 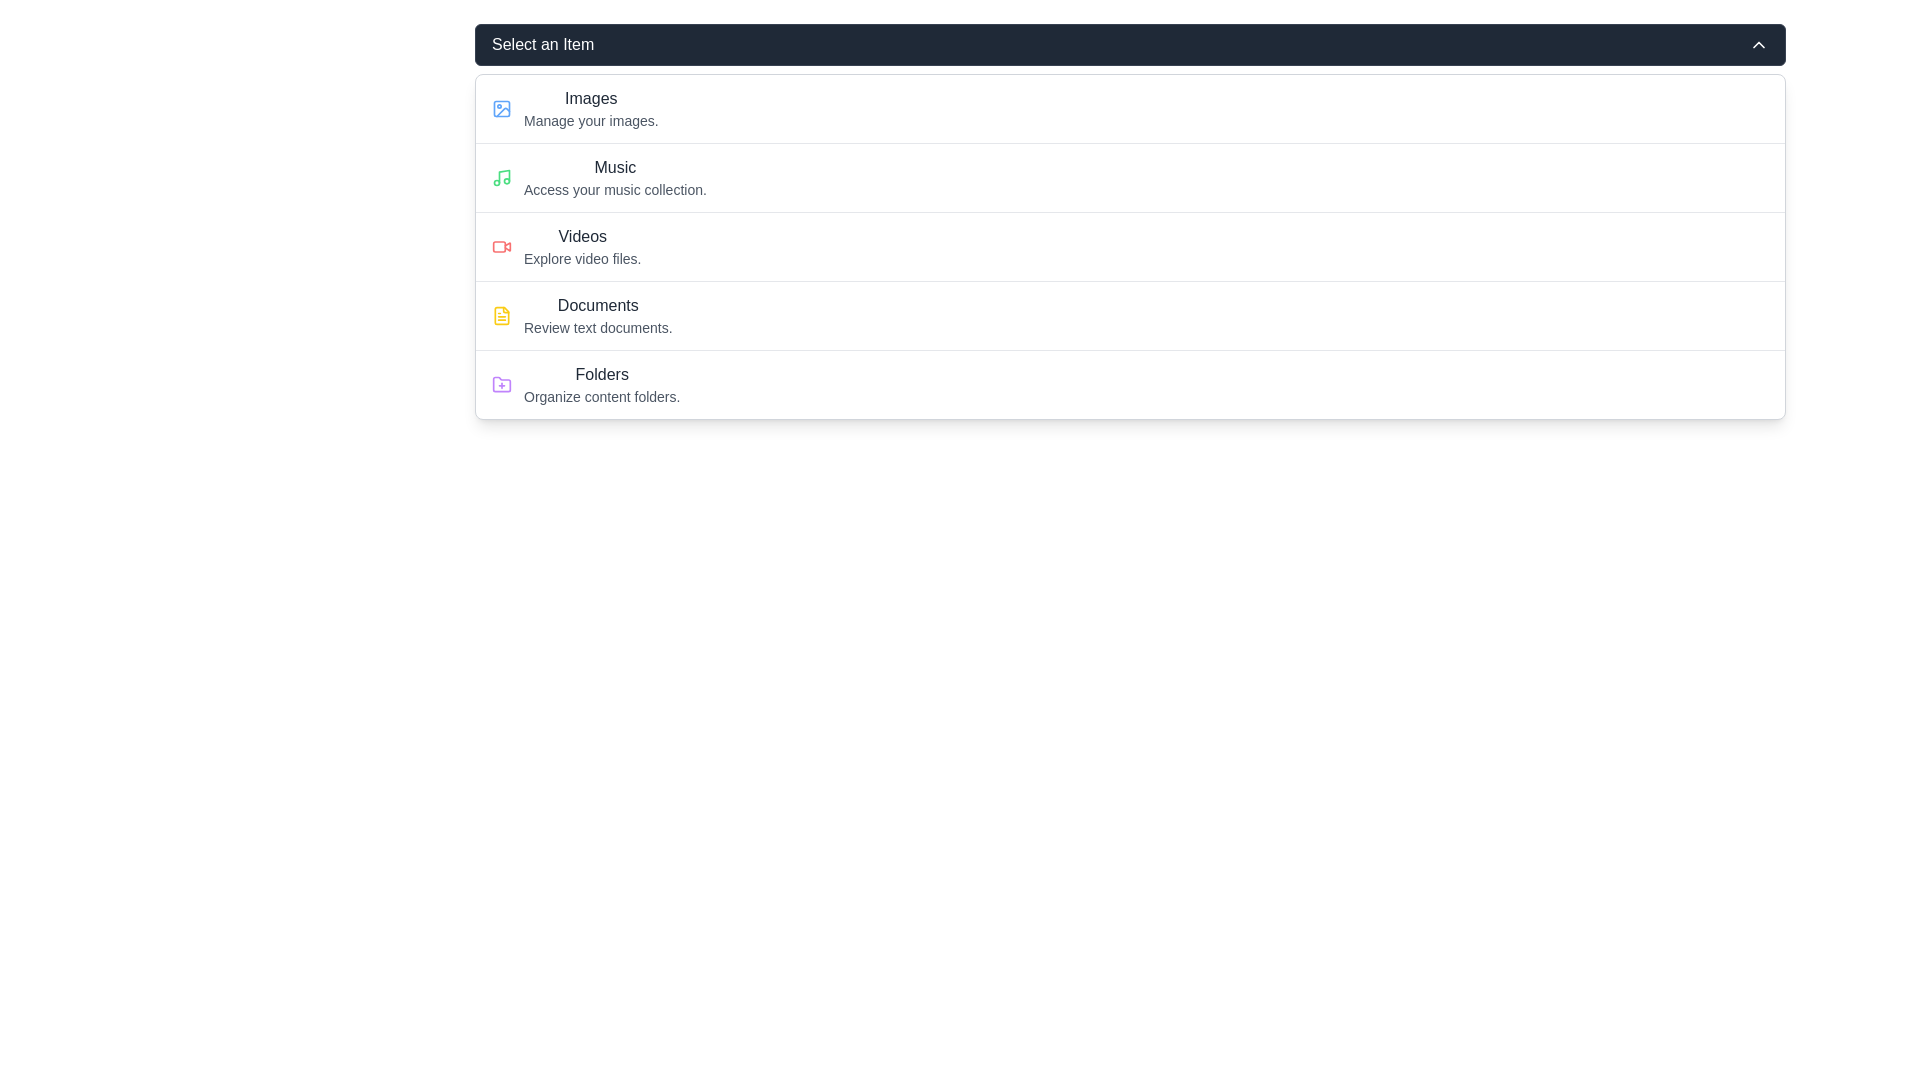 What do you see at coordinates (597, 315) in the screenshot?
I see `the fourth selectable list item that provides access to document review functionality` at bounding box center [597, 315].